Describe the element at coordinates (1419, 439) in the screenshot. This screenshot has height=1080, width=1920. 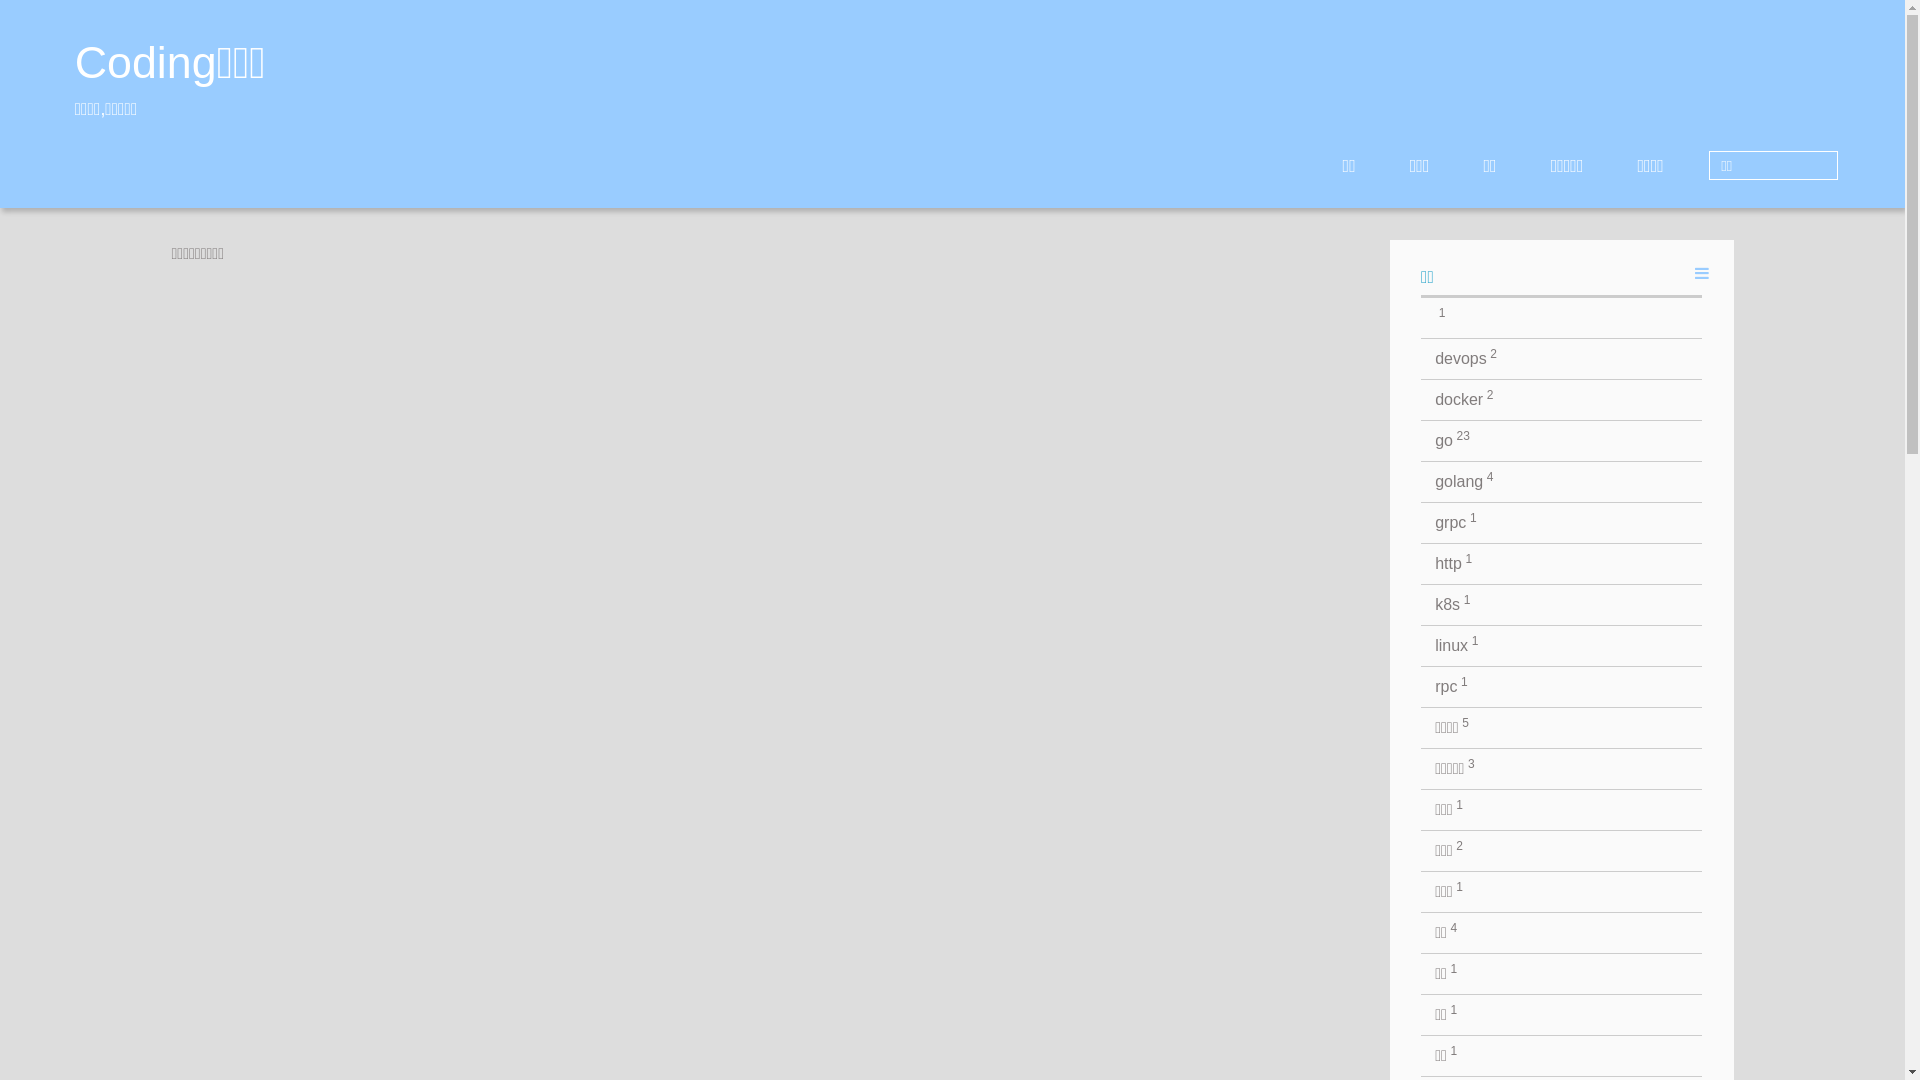
I see `'go23'` at that location.